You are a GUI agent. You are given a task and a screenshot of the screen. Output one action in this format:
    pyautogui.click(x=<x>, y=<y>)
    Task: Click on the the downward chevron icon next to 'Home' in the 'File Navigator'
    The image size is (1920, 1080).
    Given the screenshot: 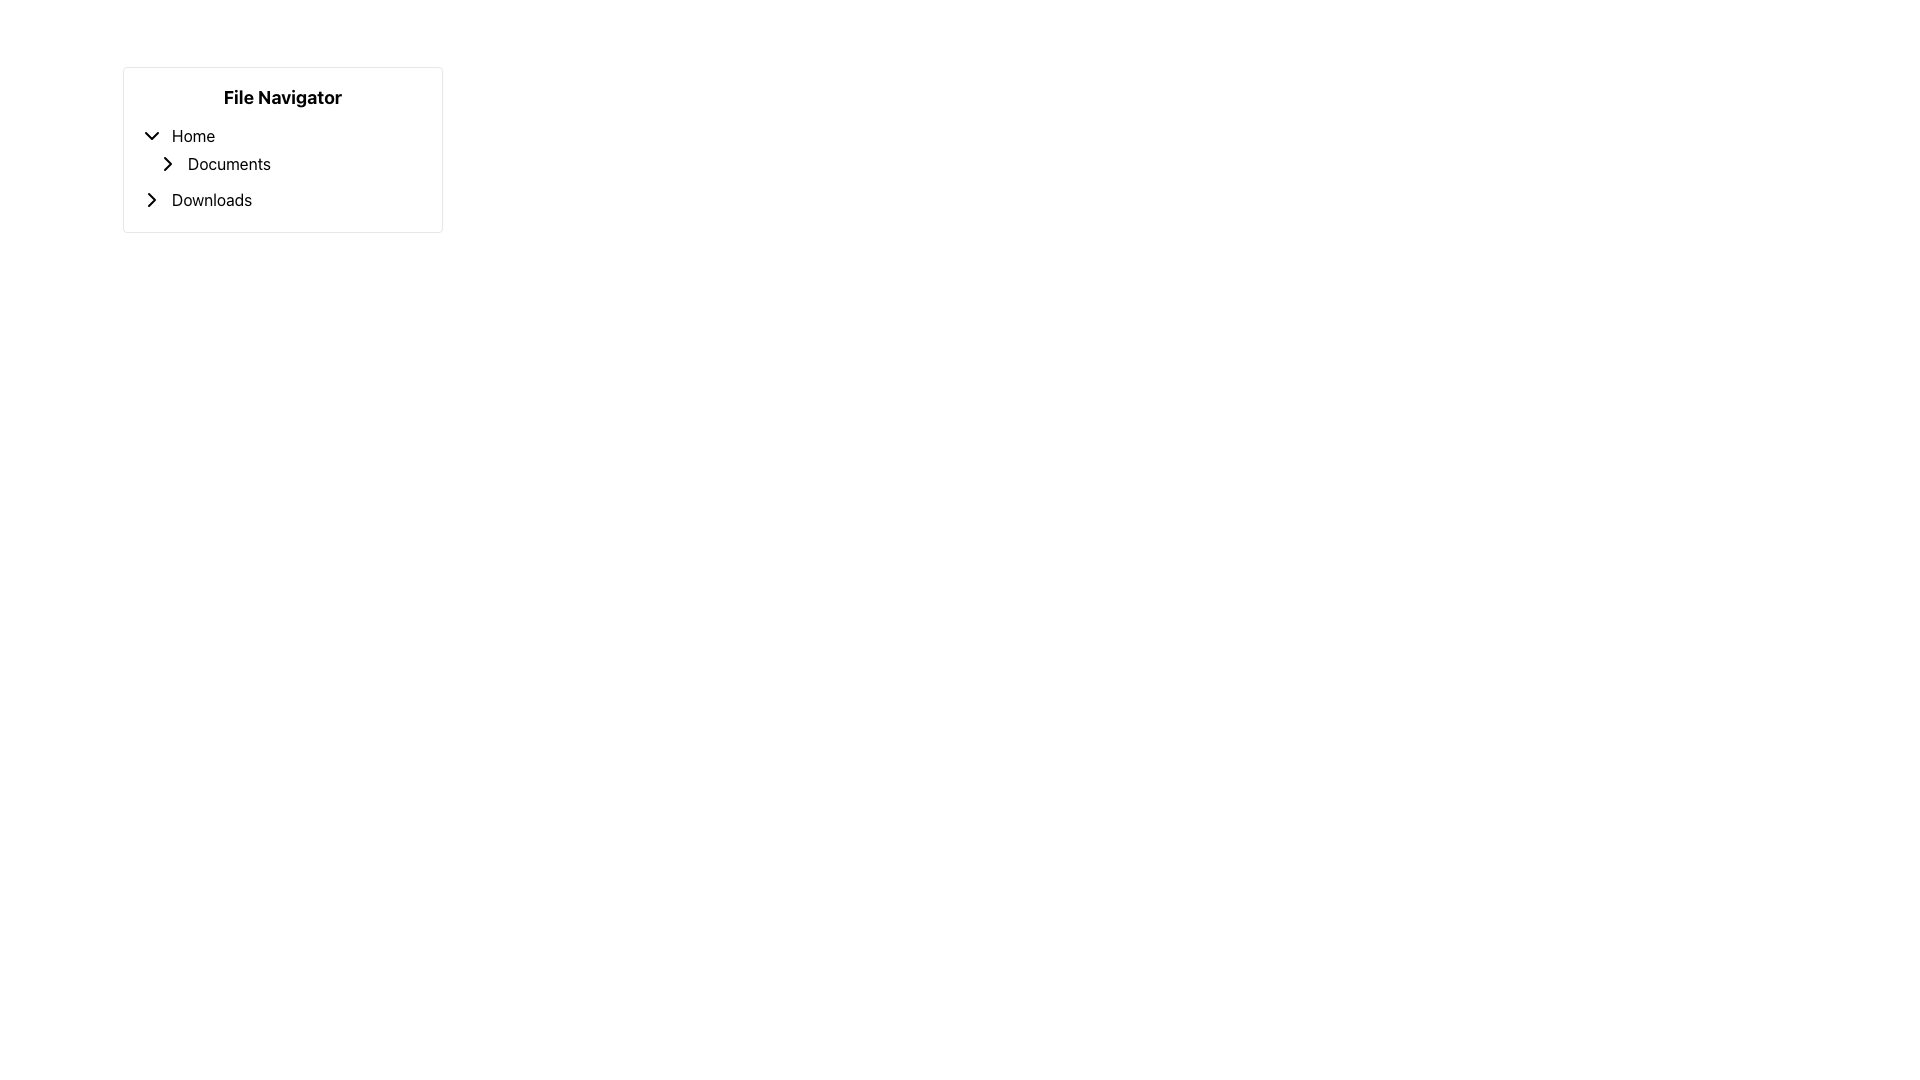 What is the action you would take?
    pyautogui.click(x=151, y=135)
    